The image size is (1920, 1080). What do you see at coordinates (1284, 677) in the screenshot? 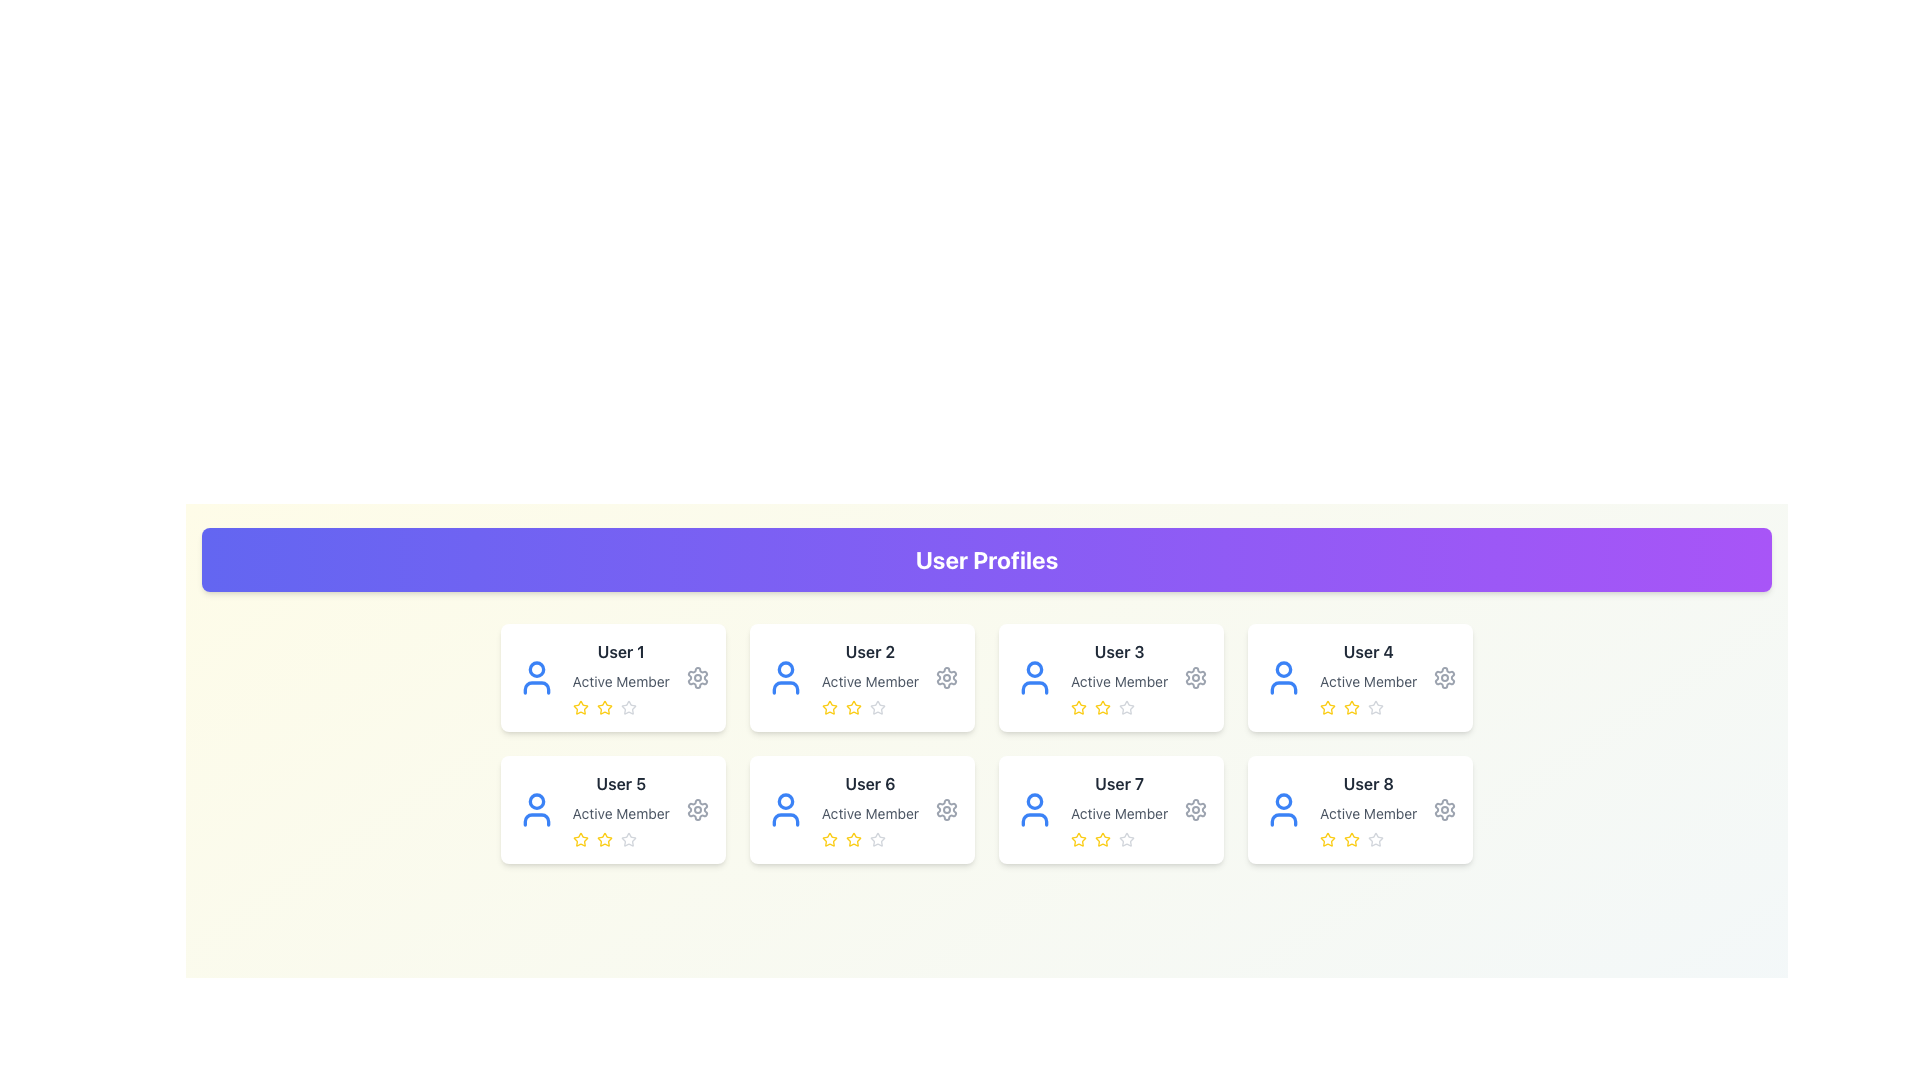
I see `the user identification icon in the 'User 4' card located in the first row and fourth column of the grid layout` at bounding box center [1284, 677].